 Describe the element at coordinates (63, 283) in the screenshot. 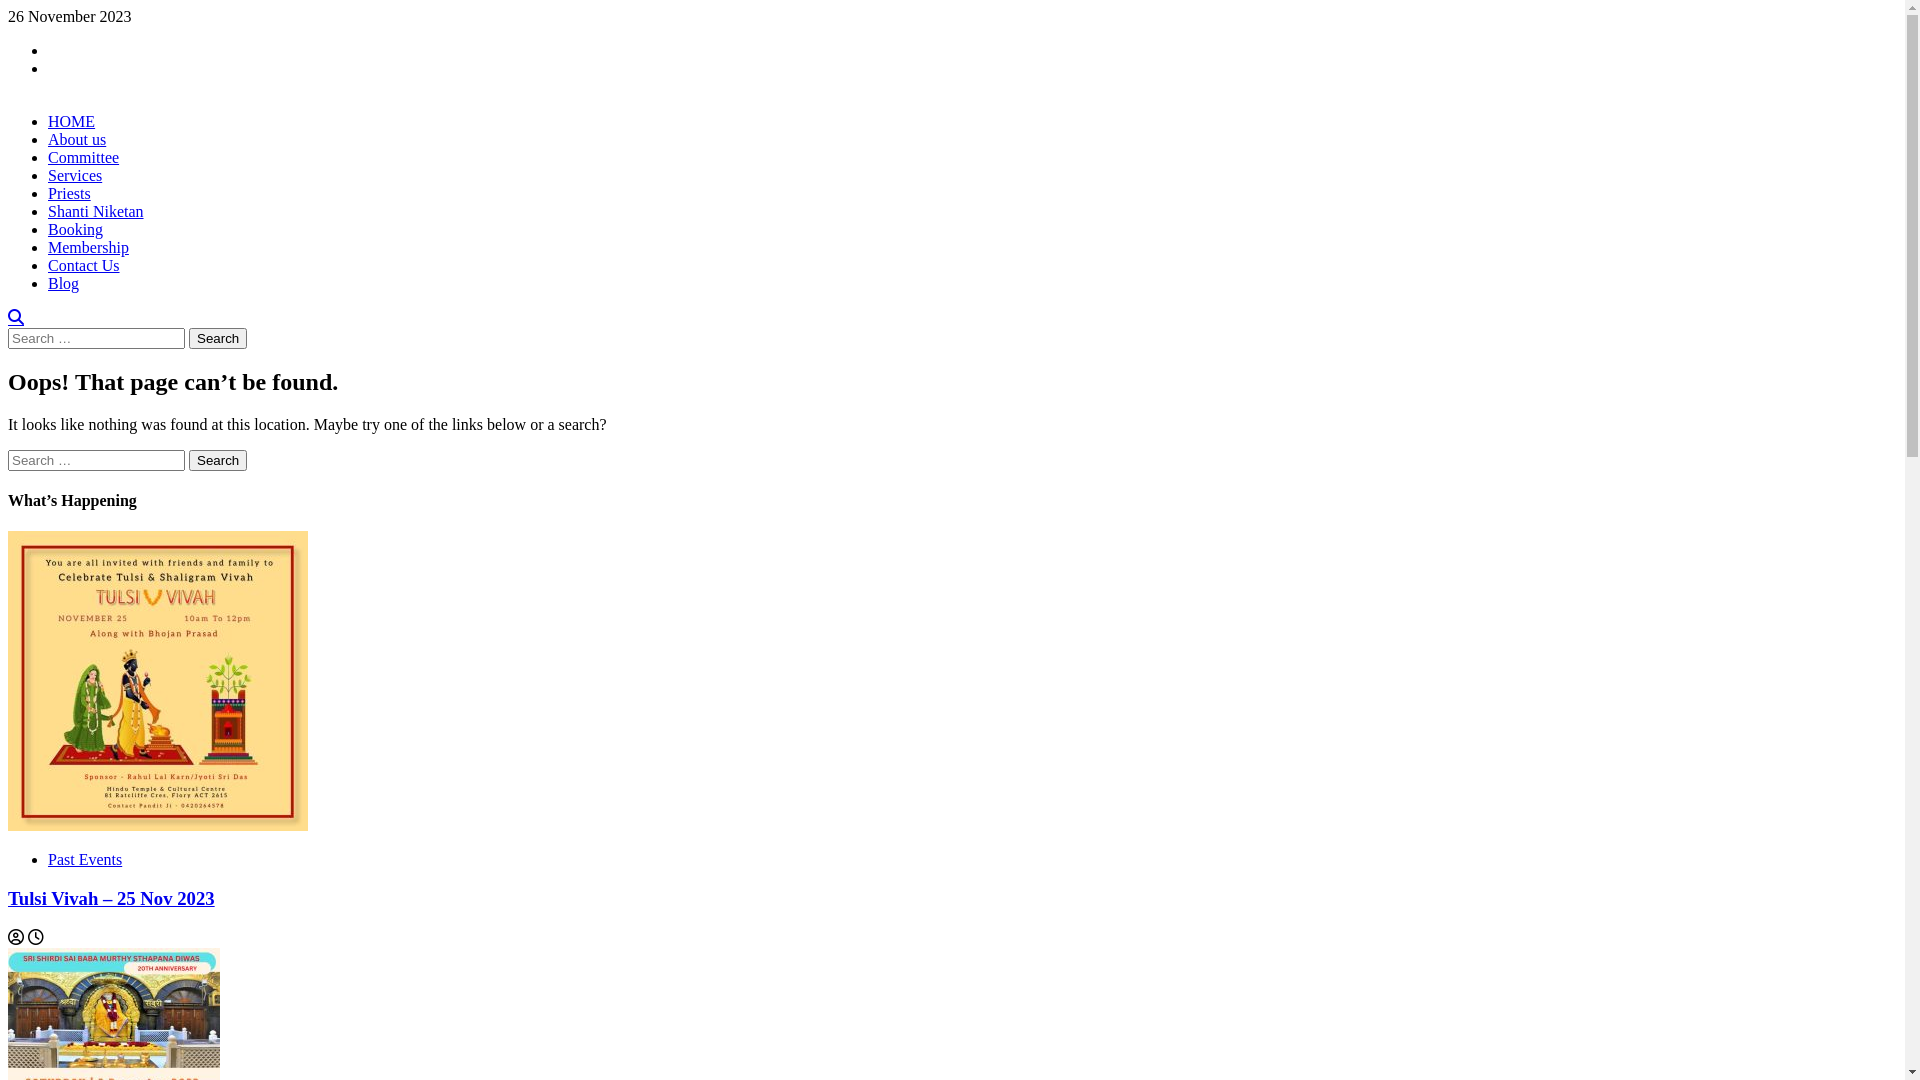

I see `'Blog'` at that location.